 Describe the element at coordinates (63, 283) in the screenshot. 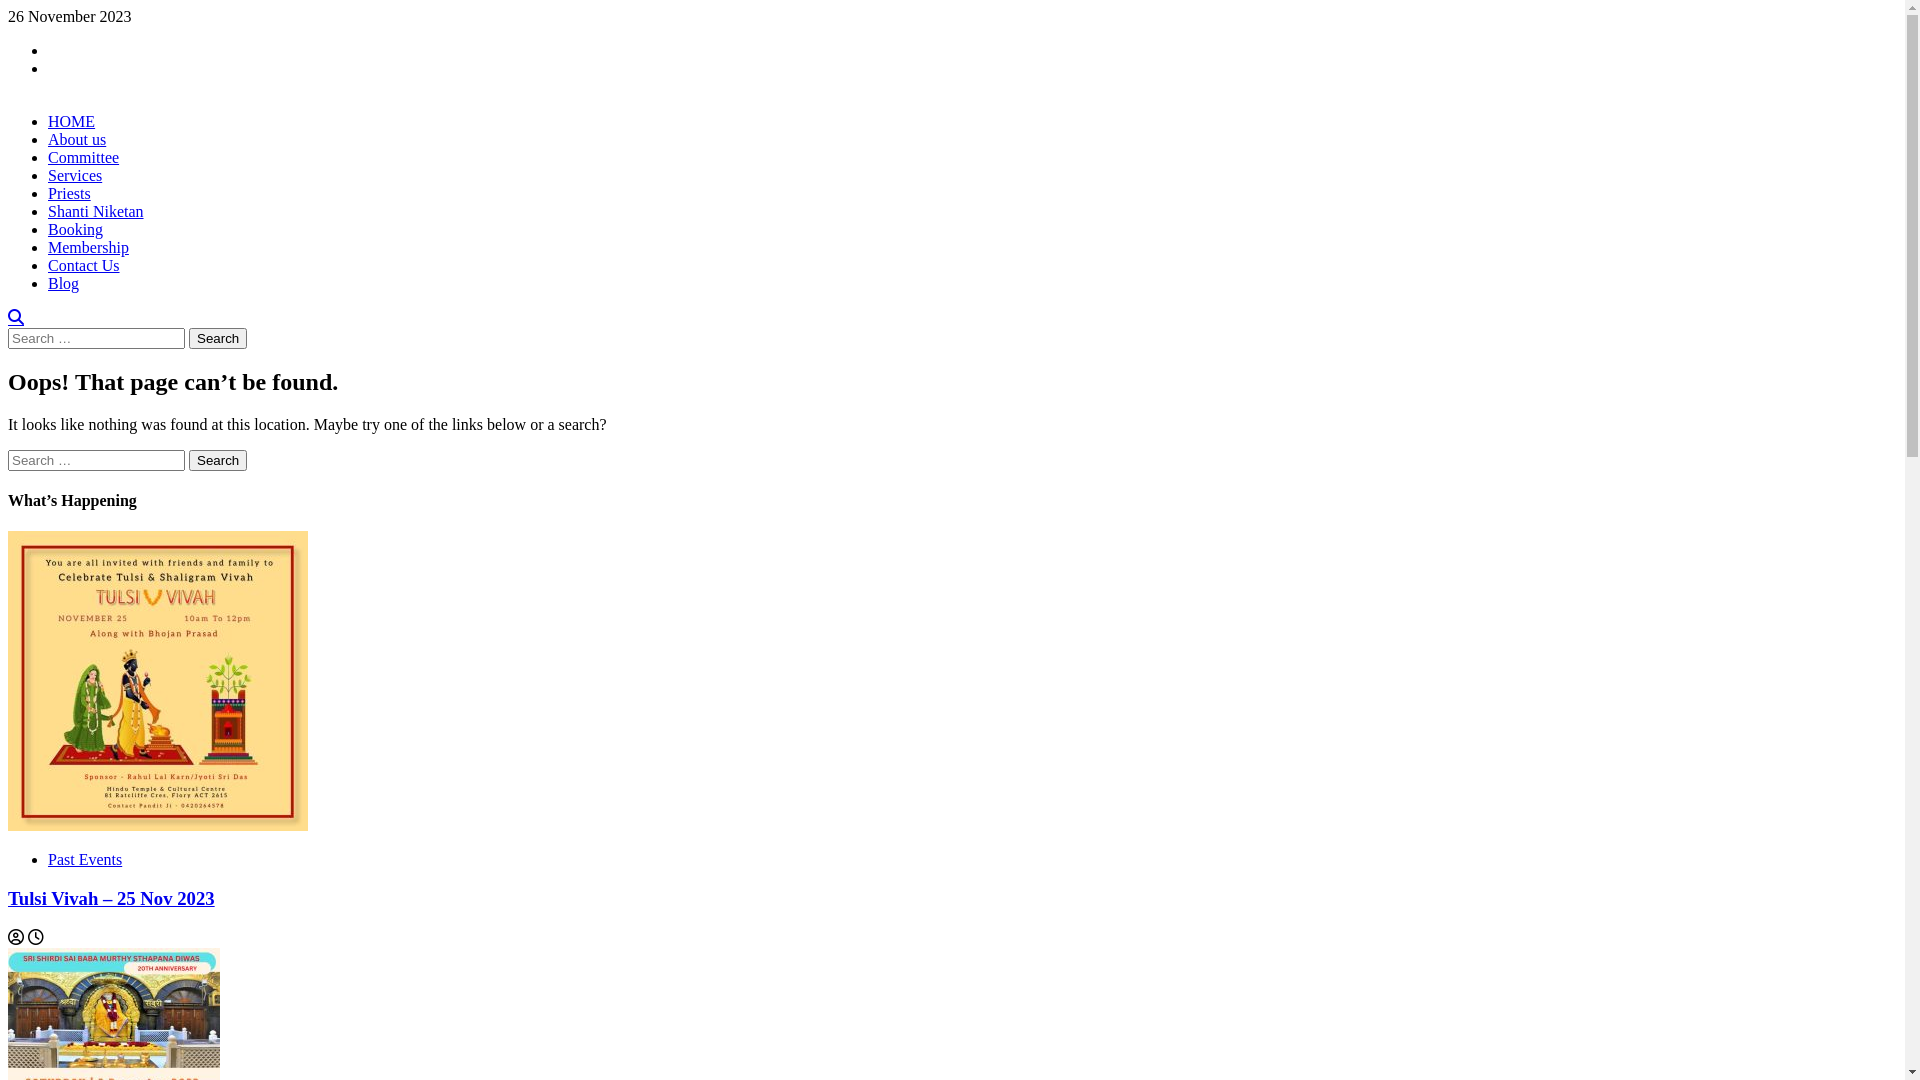

I see `'Blog'` at that location.